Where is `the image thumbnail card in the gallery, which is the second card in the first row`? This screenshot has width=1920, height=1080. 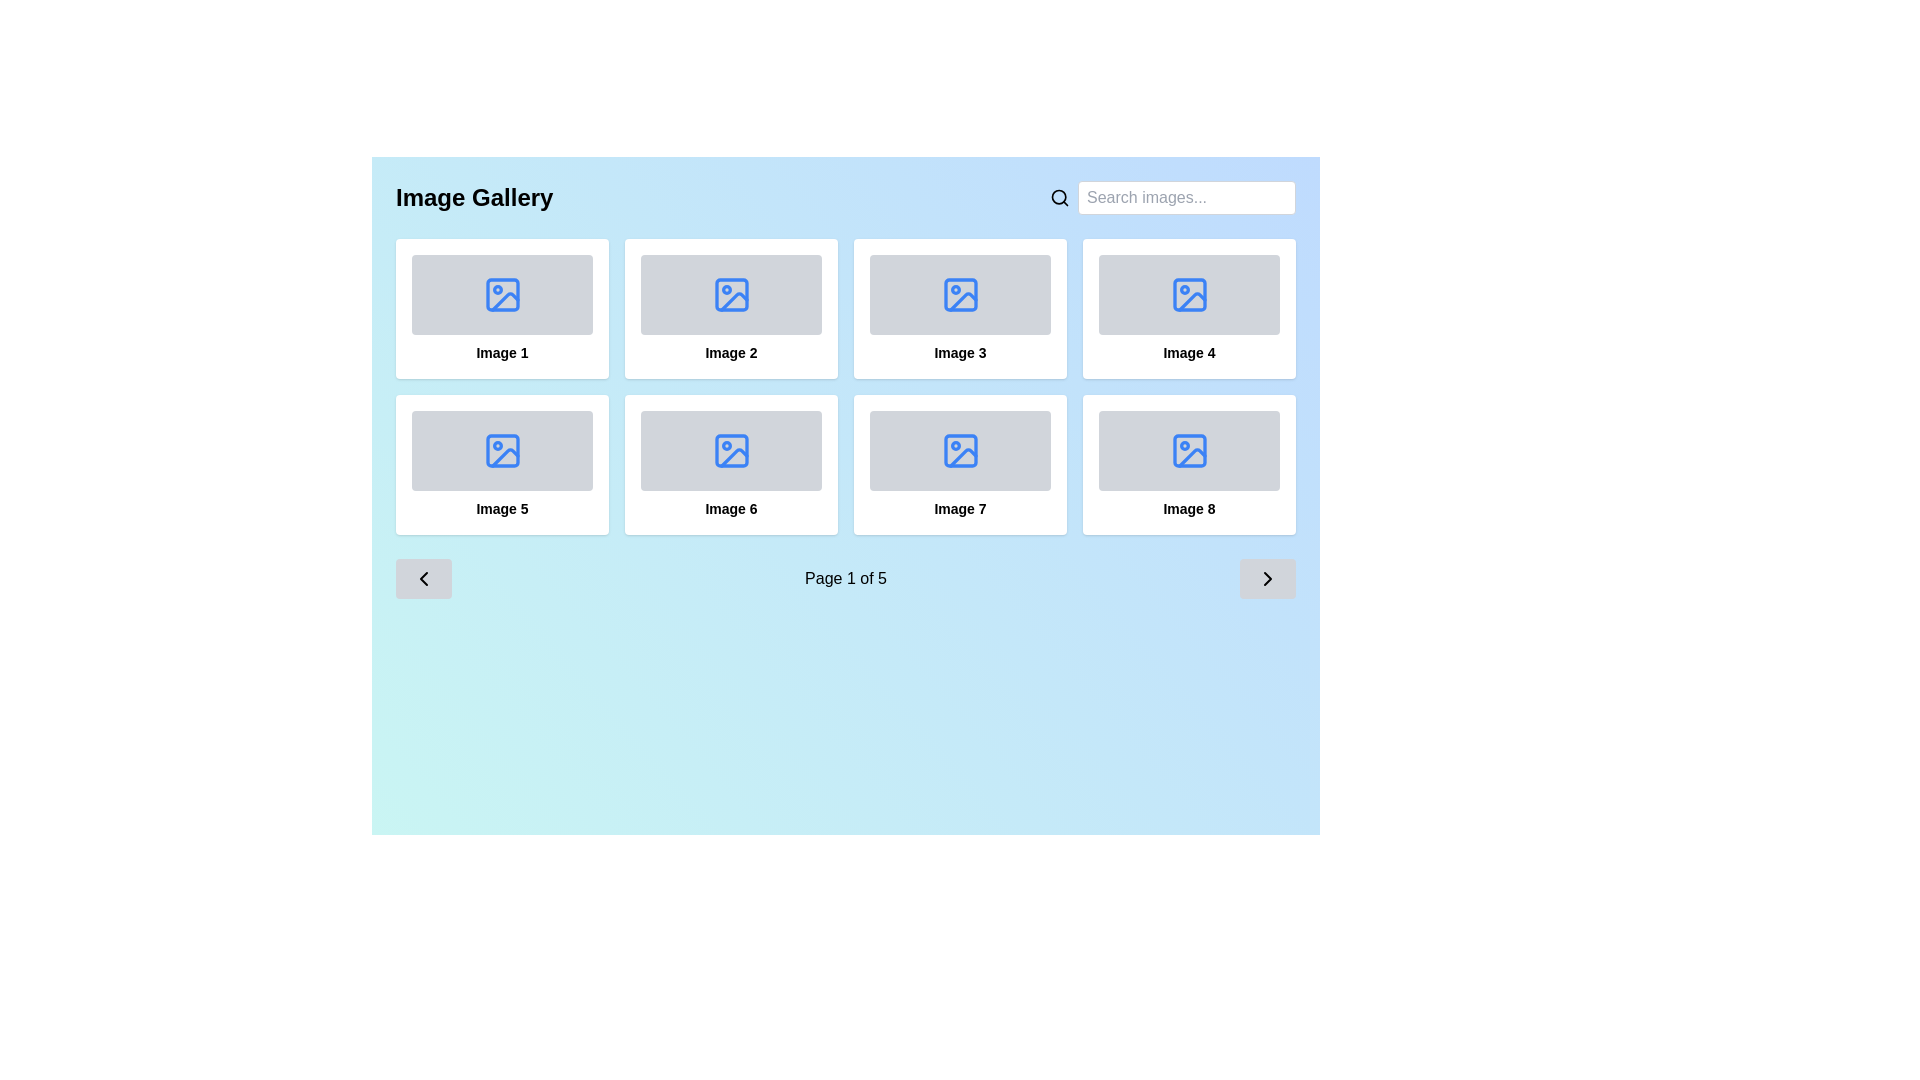 the image thumbnail card in the gallery, which is the second card in the first row is located at coordinates (730, 308).